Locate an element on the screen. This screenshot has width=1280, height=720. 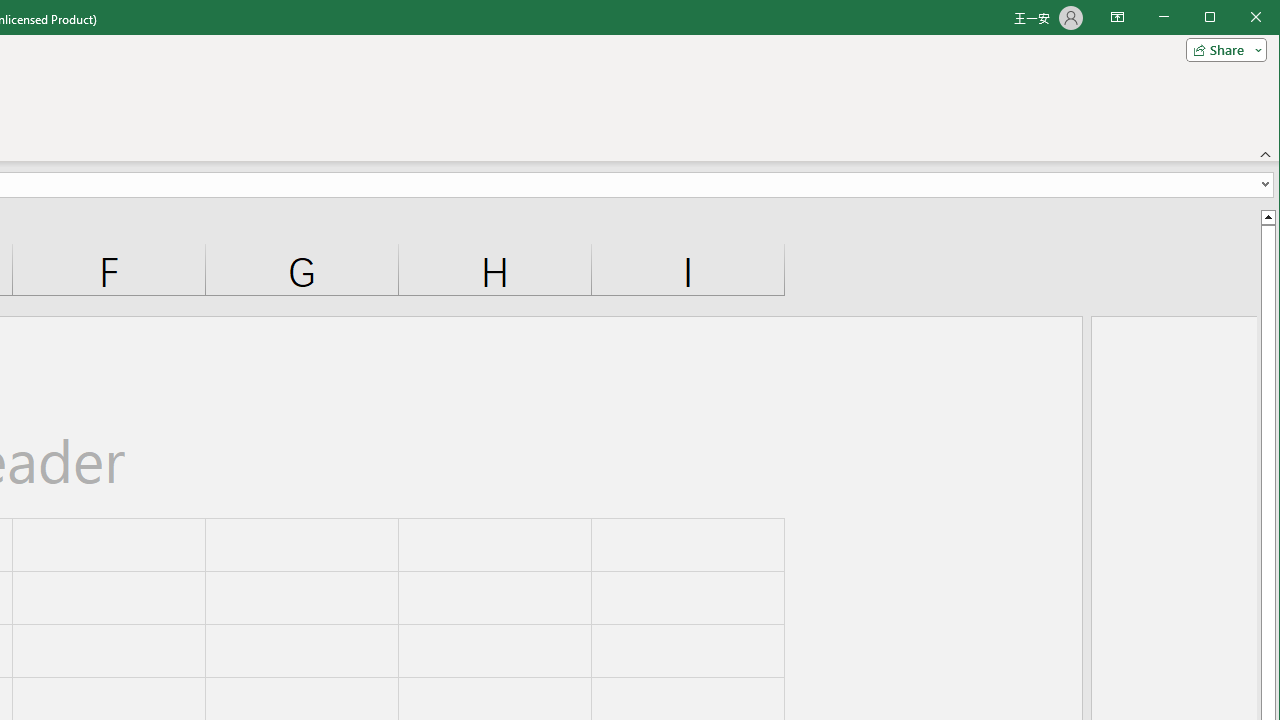
'Line up' is located at coordinates (1267, 216).